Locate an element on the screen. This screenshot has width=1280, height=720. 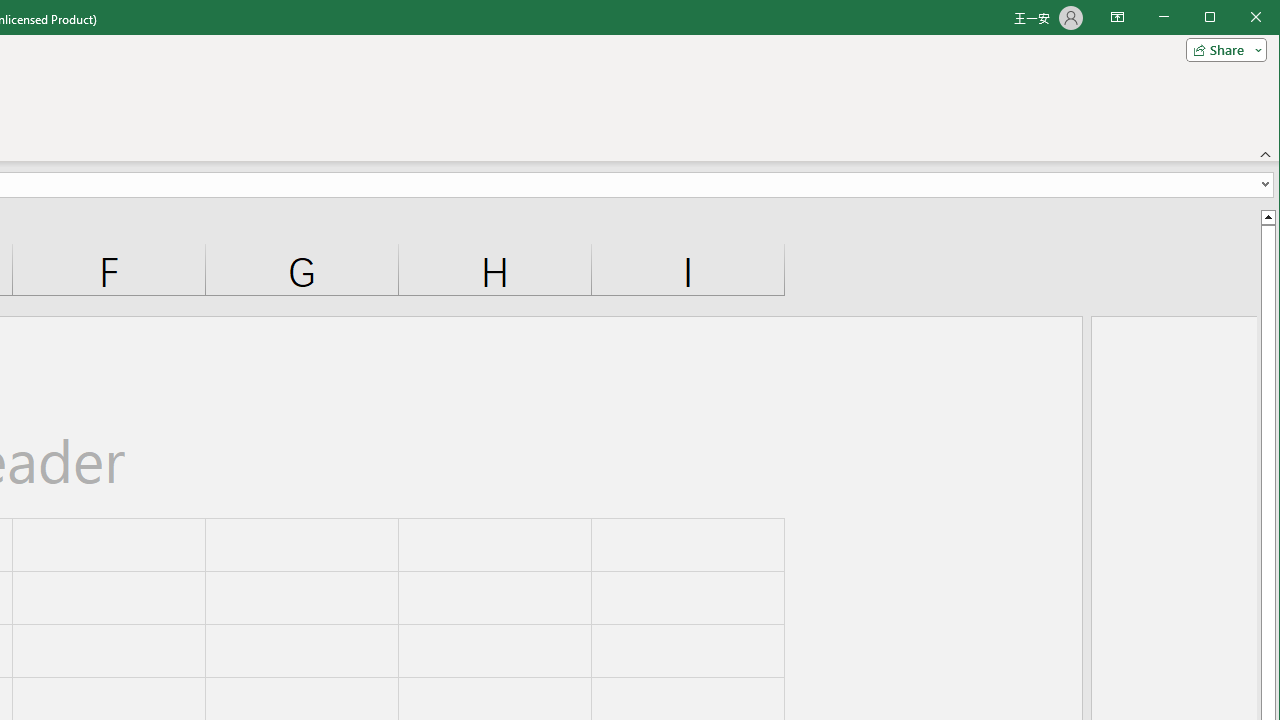
'Line up' is located at coordinates (1267, 216).